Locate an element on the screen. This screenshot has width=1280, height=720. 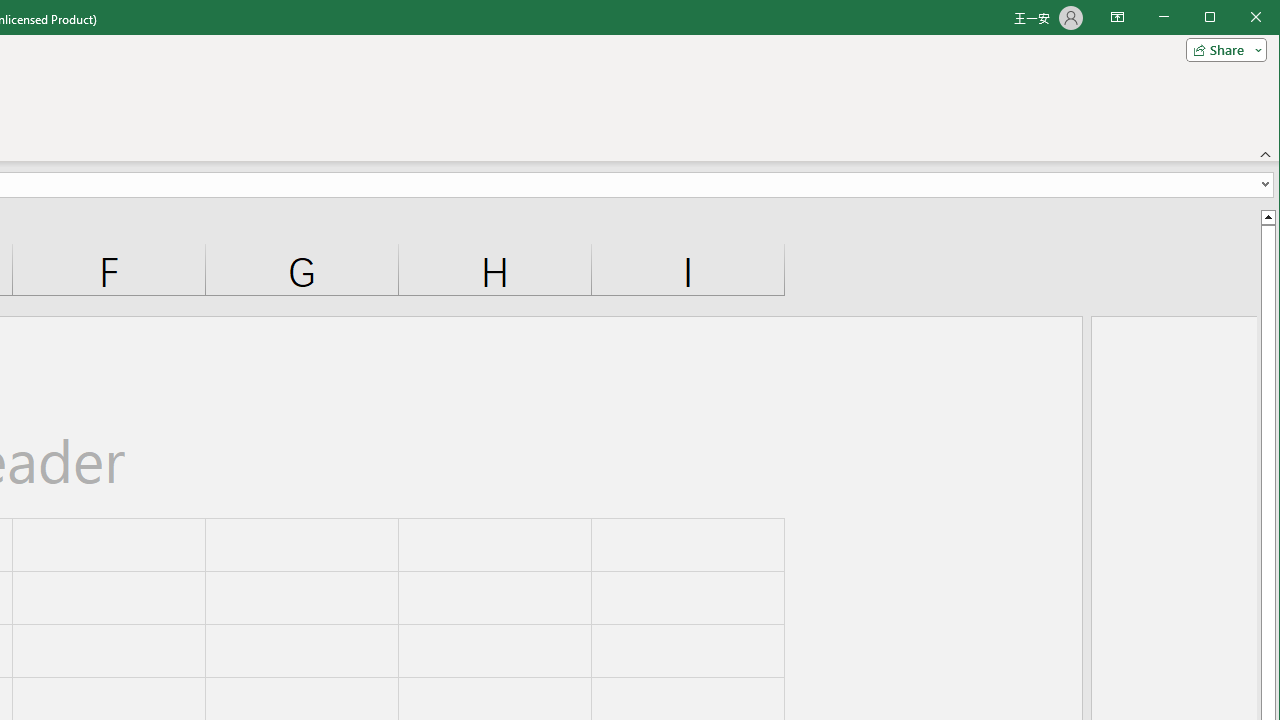
'Line up' is located at coordinates (1267, 216).